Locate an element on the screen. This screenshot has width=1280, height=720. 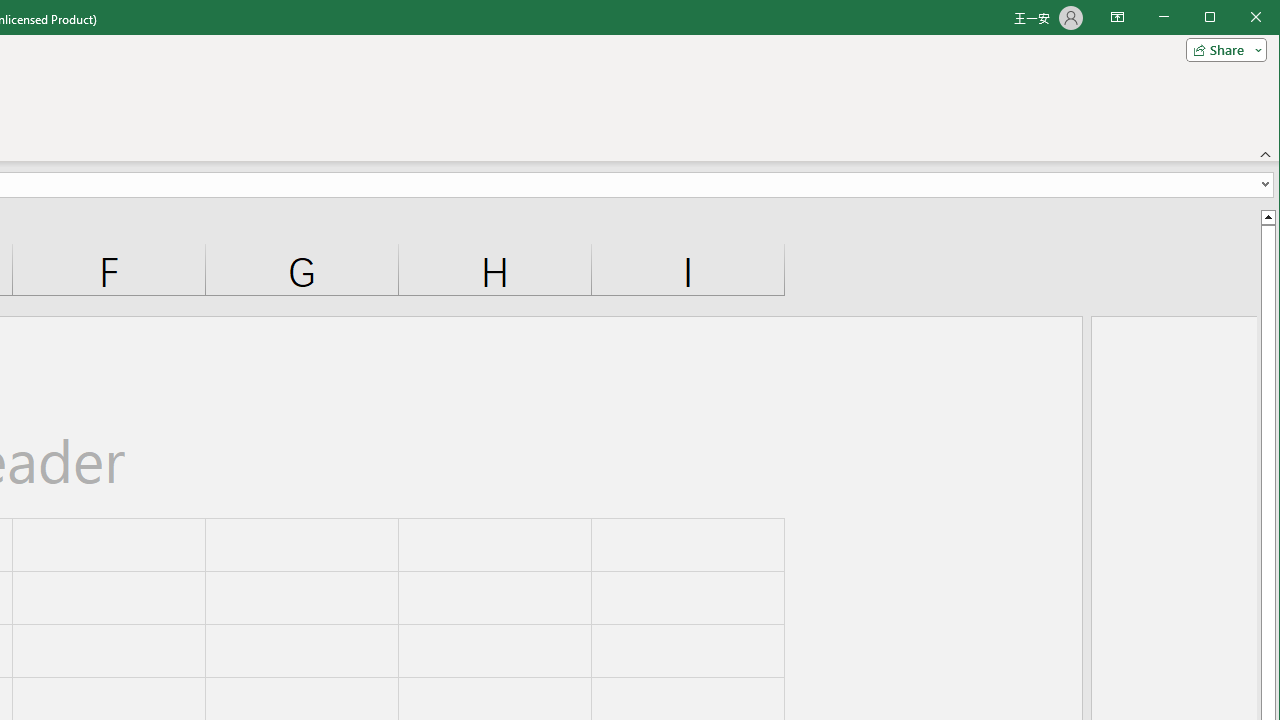
'Line up' is located at coordinates (1267, 216).